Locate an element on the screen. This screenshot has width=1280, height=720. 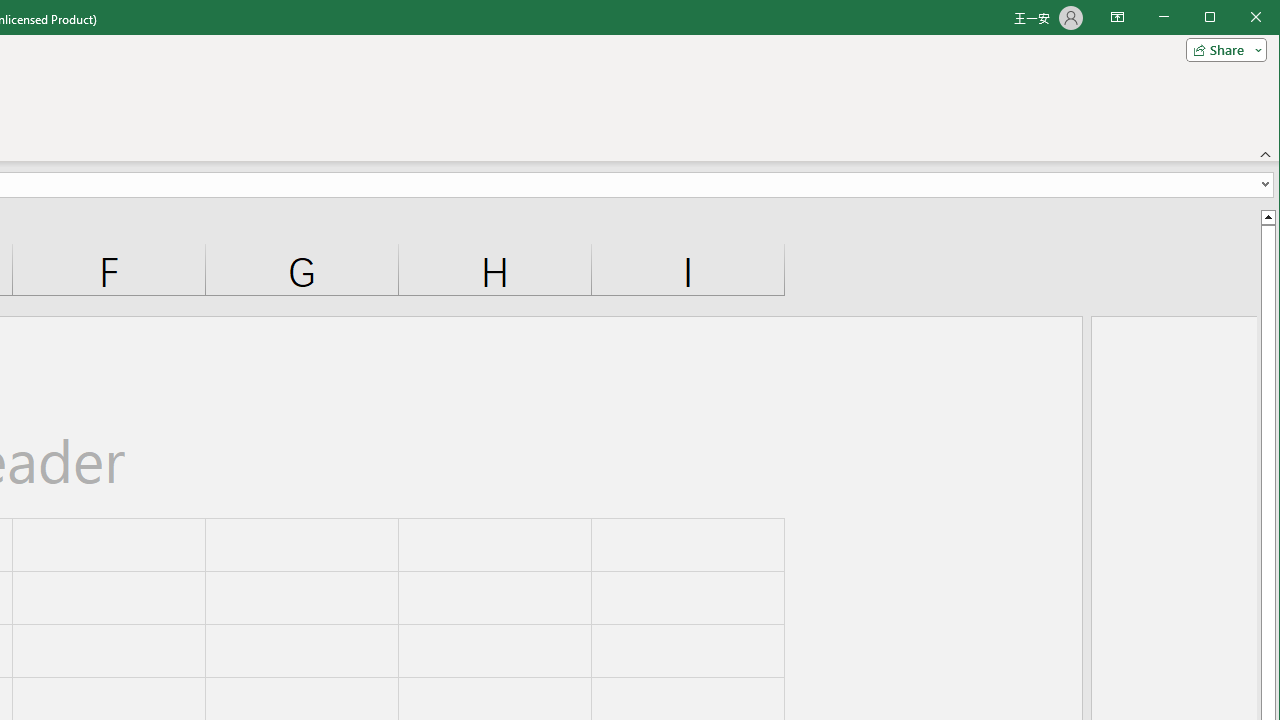
'Line up' is located at coordinates (1267, 216).